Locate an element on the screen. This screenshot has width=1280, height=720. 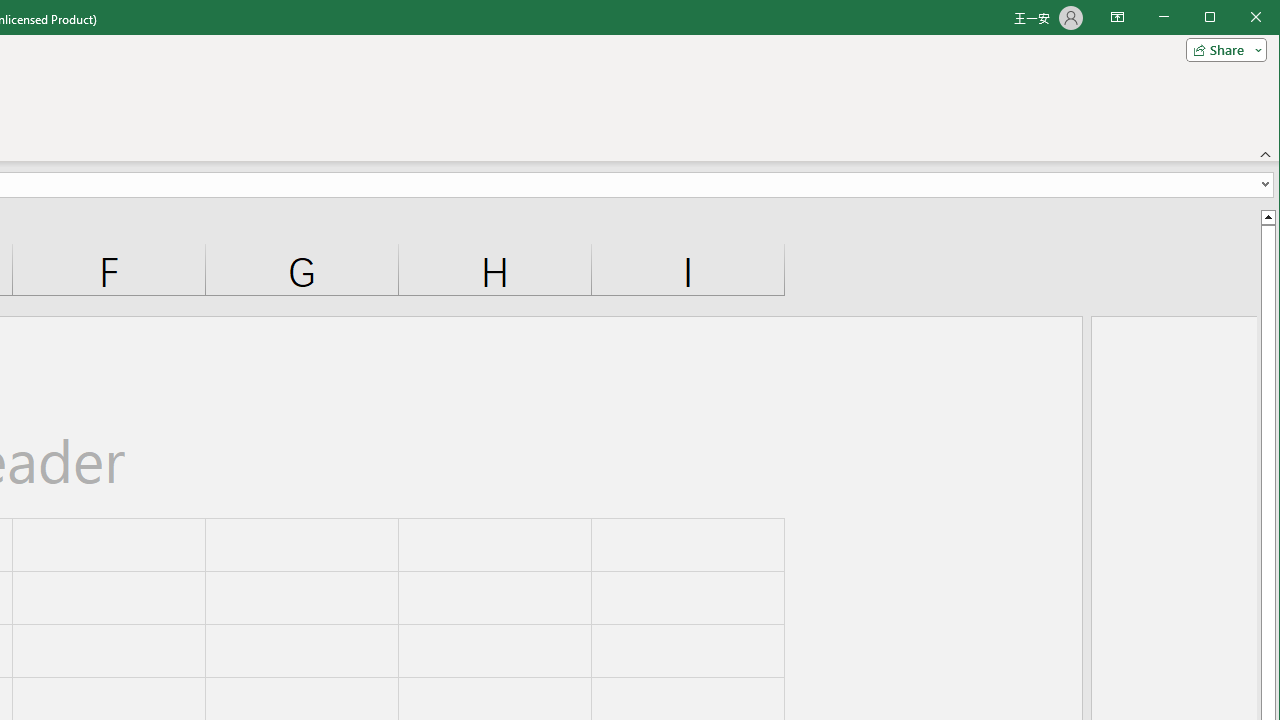
'Line up' is located at coordinates (1267, 216).